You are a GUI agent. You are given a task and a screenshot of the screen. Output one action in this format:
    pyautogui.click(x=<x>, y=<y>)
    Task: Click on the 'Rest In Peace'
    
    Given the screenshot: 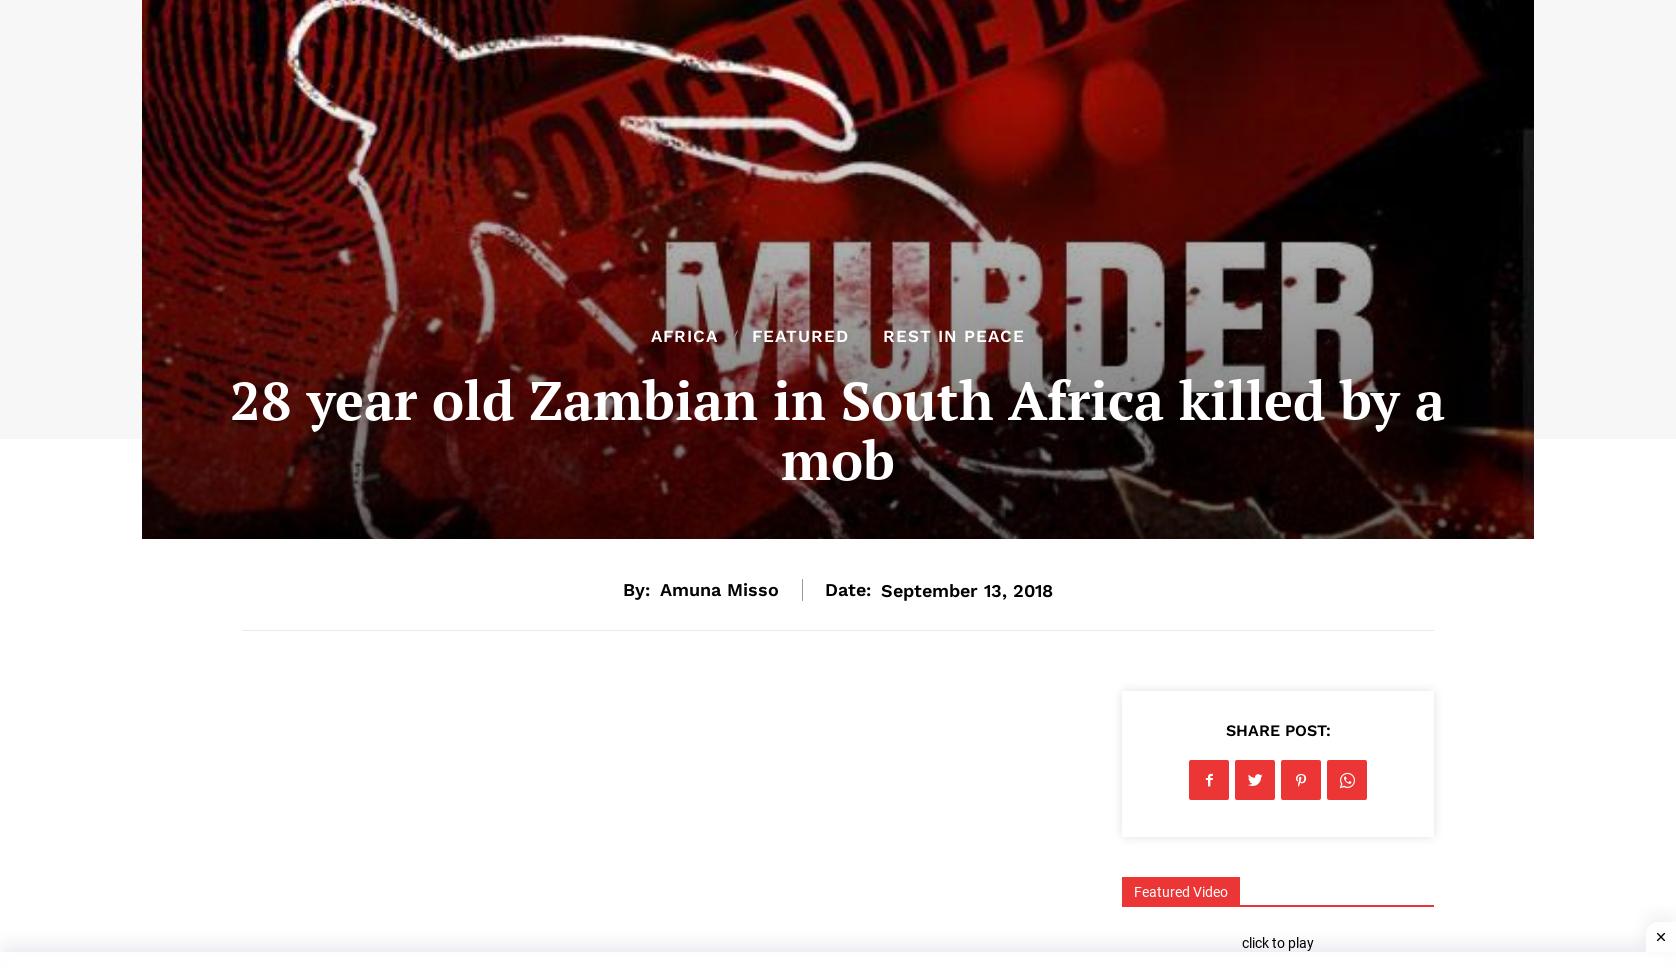 What is the action you would take?
    pyautogui.click(x=953, y=335)
    